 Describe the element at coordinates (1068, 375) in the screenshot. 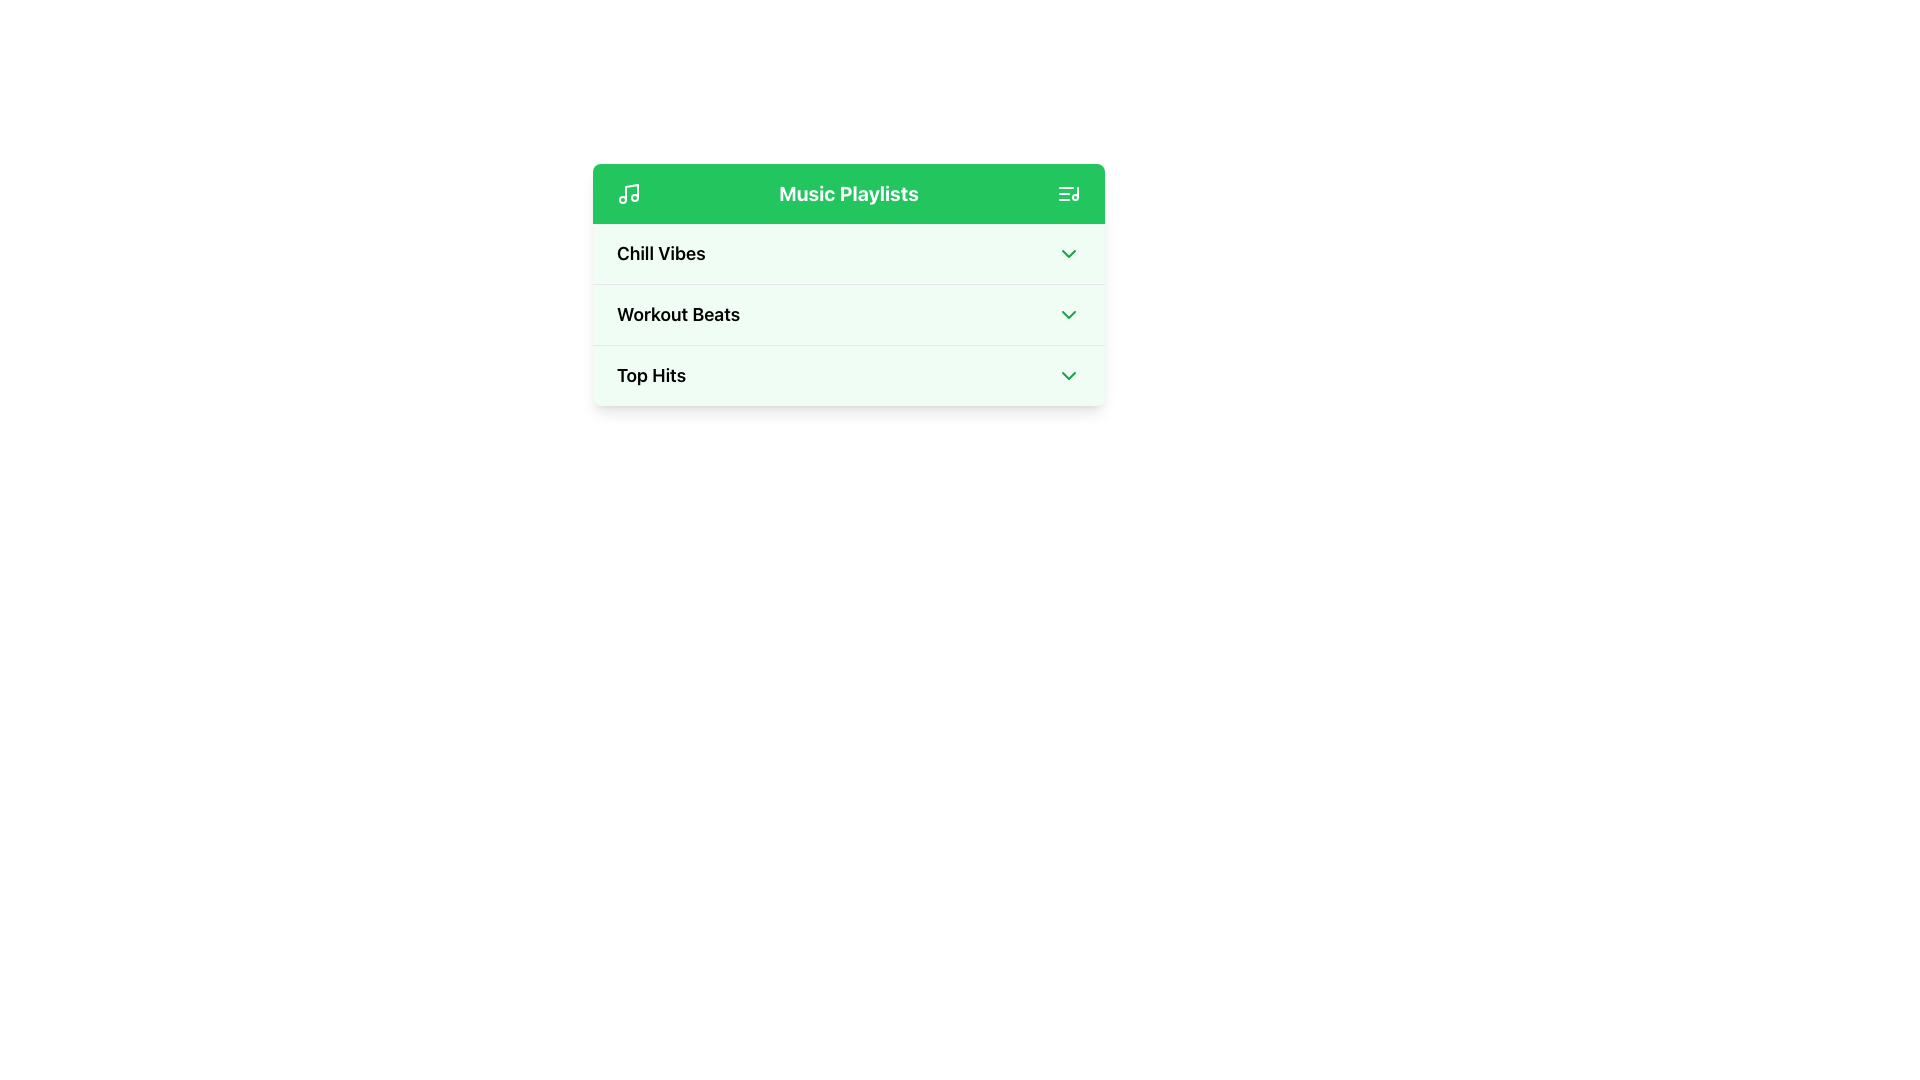

I see `the chevron icon at the right end of the 'Top Hits' row in the 'Music Playlists' section` at that location.